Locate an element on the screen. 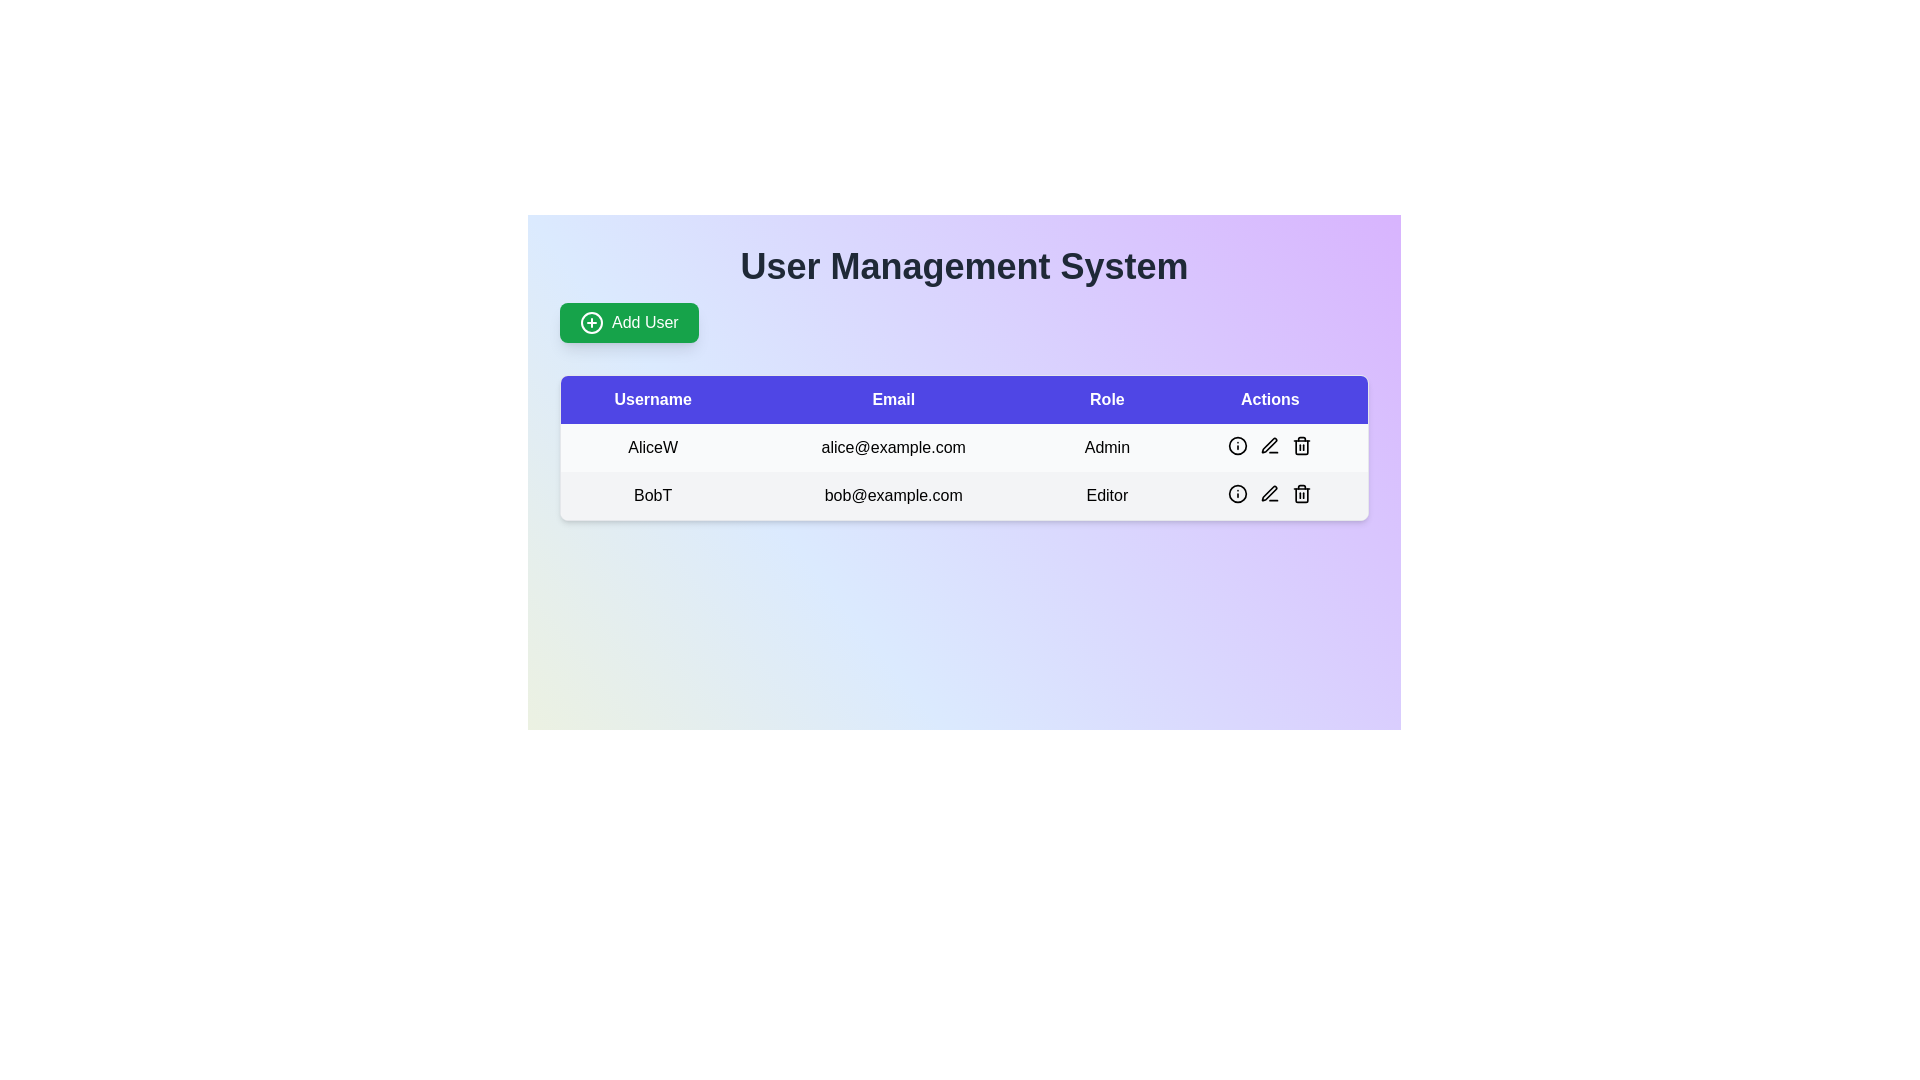  the edit button, which is an icon resembling a pencil located is located at coordinates (1269, 445).